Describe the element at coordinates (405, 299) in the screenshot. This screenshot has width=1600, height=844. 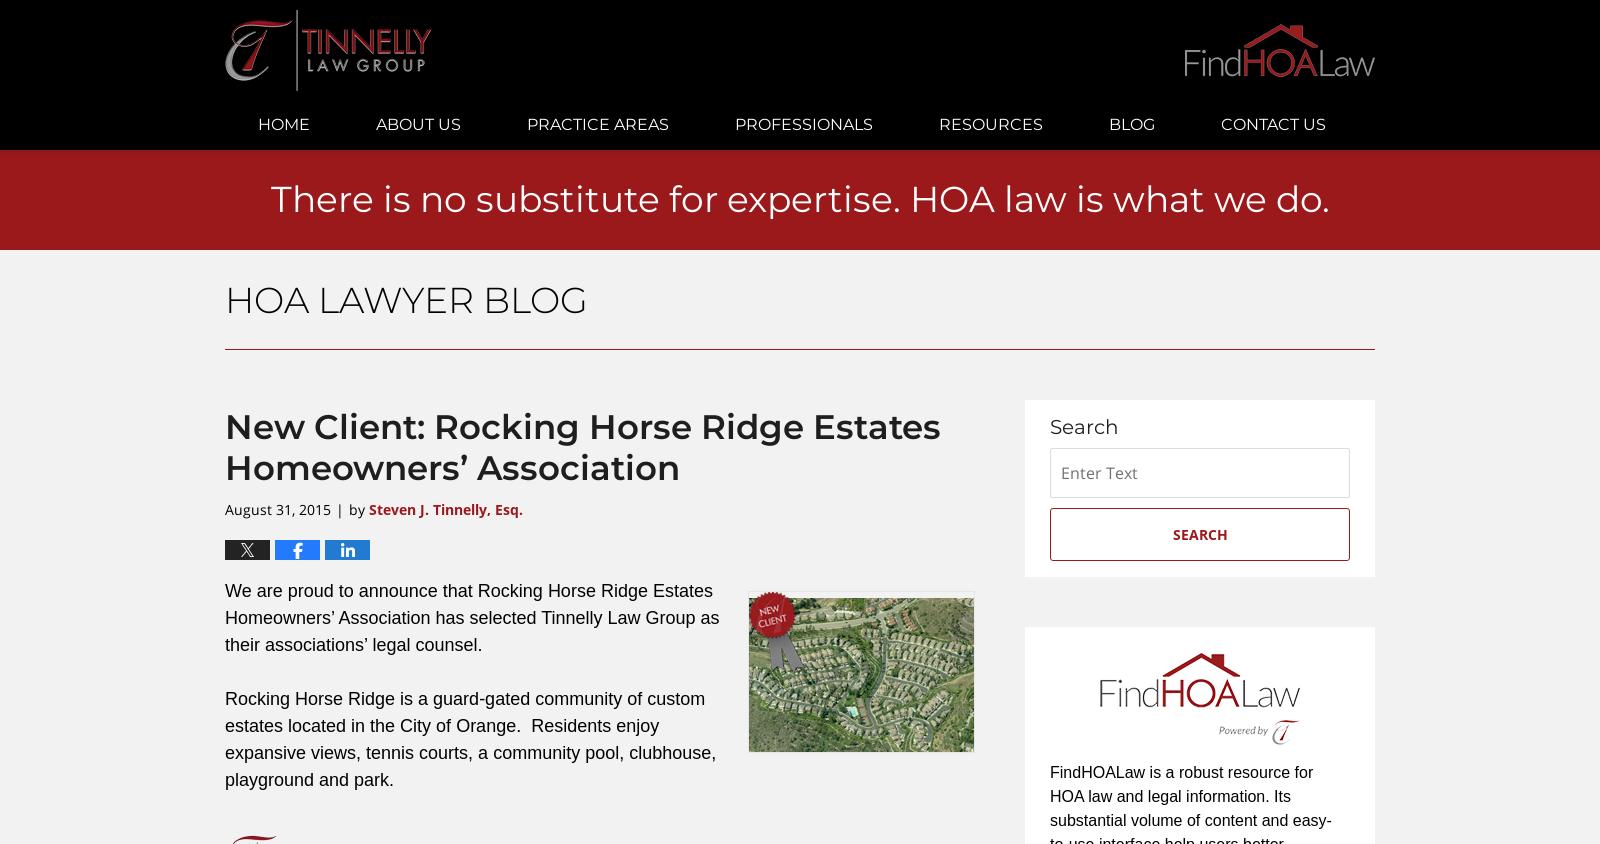
I see `'HOA Lawyer BLog'` at that location.